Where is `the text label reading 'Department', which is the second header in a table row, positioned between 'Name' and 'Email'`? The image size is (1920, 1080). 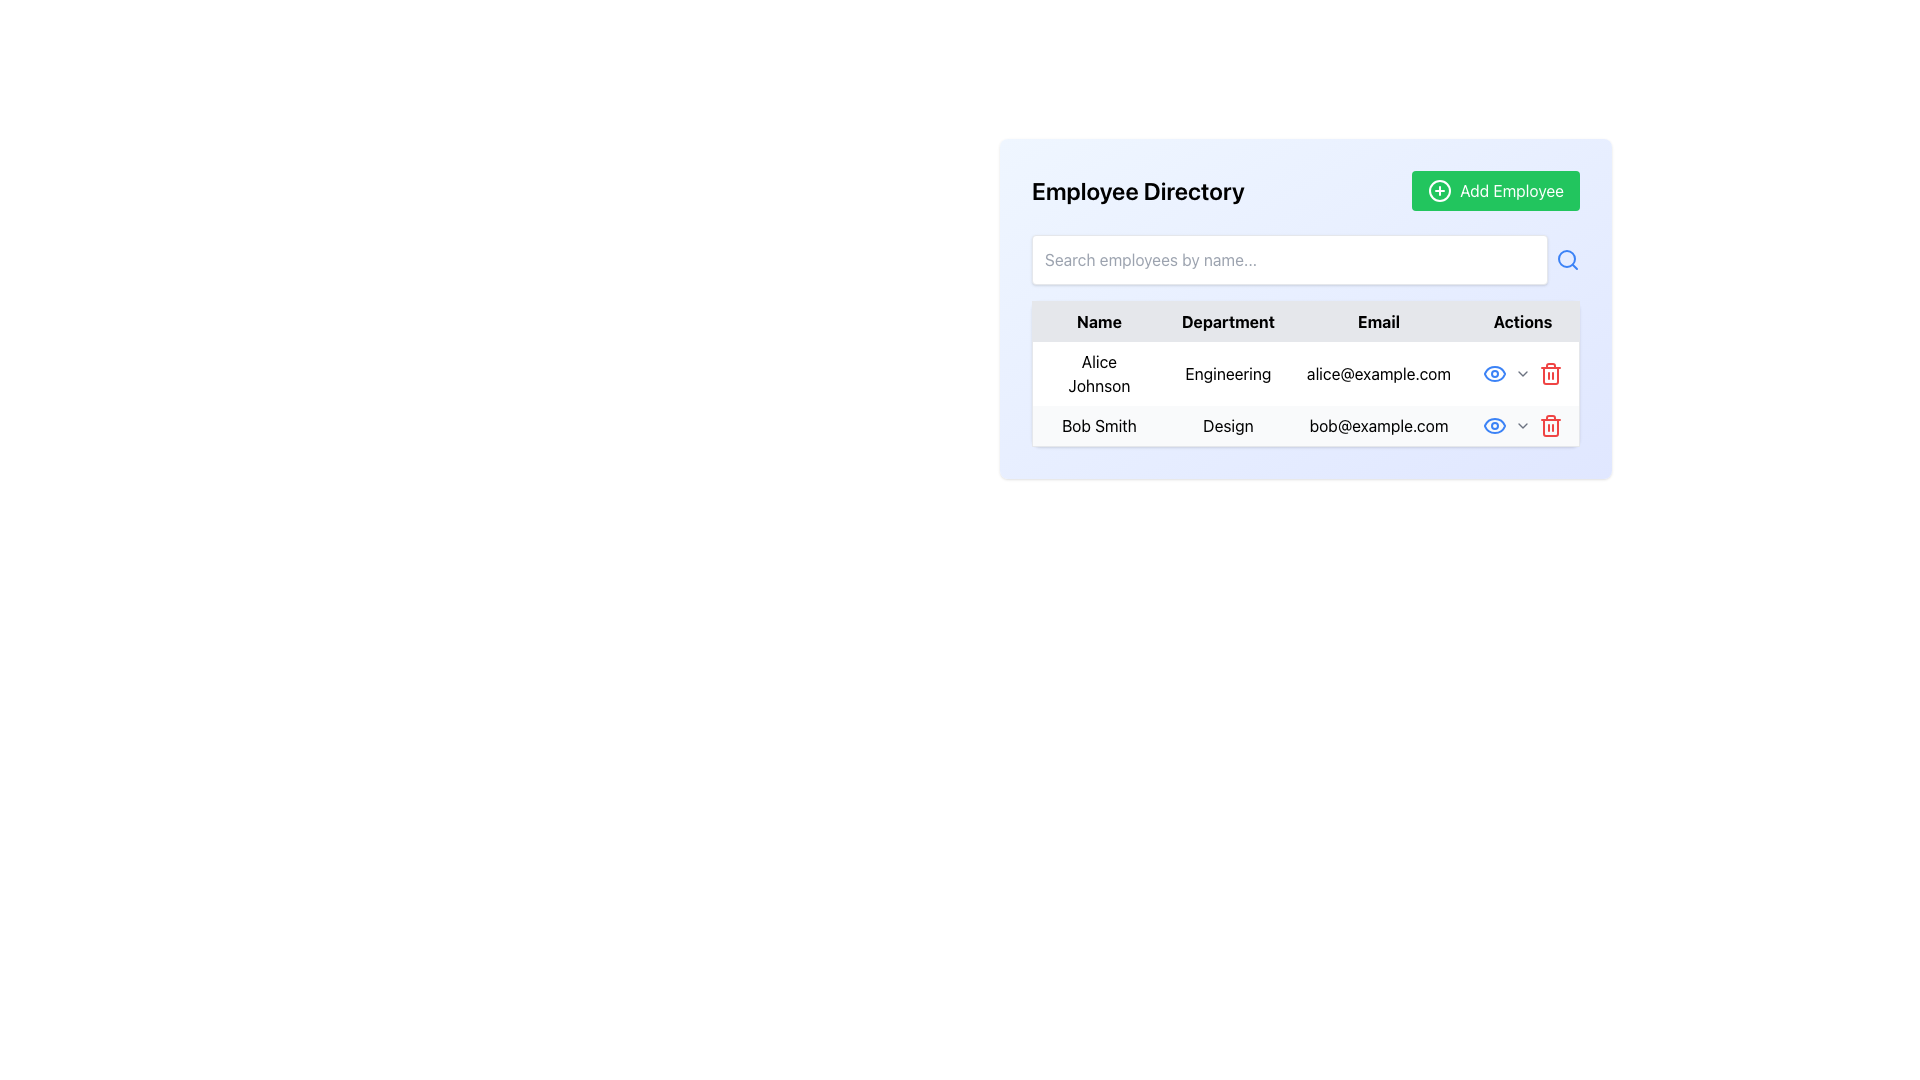
the text label reading 'Department', which is the second header in a table row, positioned between 'Name' and 'Email' is located at coordinates (1227, 320).